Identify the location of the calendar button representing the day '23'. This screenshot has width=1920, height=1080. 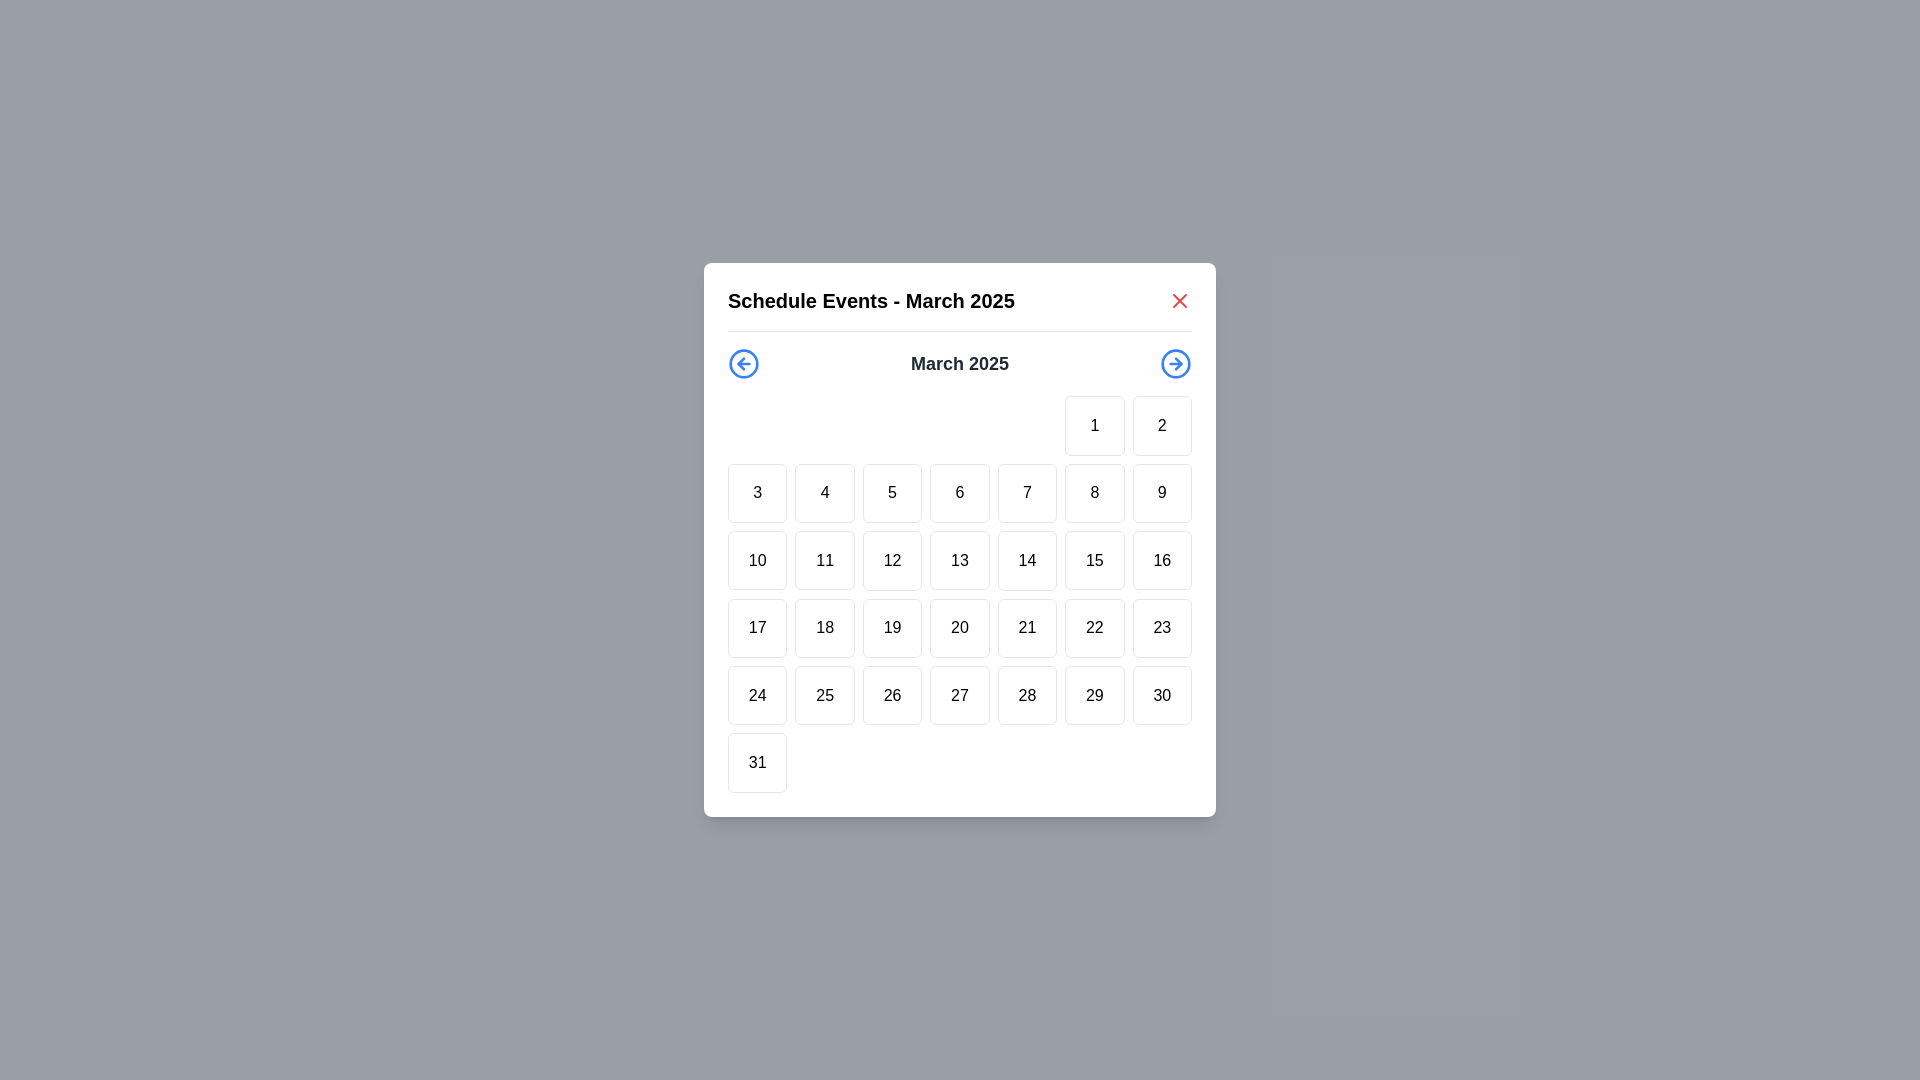
(1162, 627).